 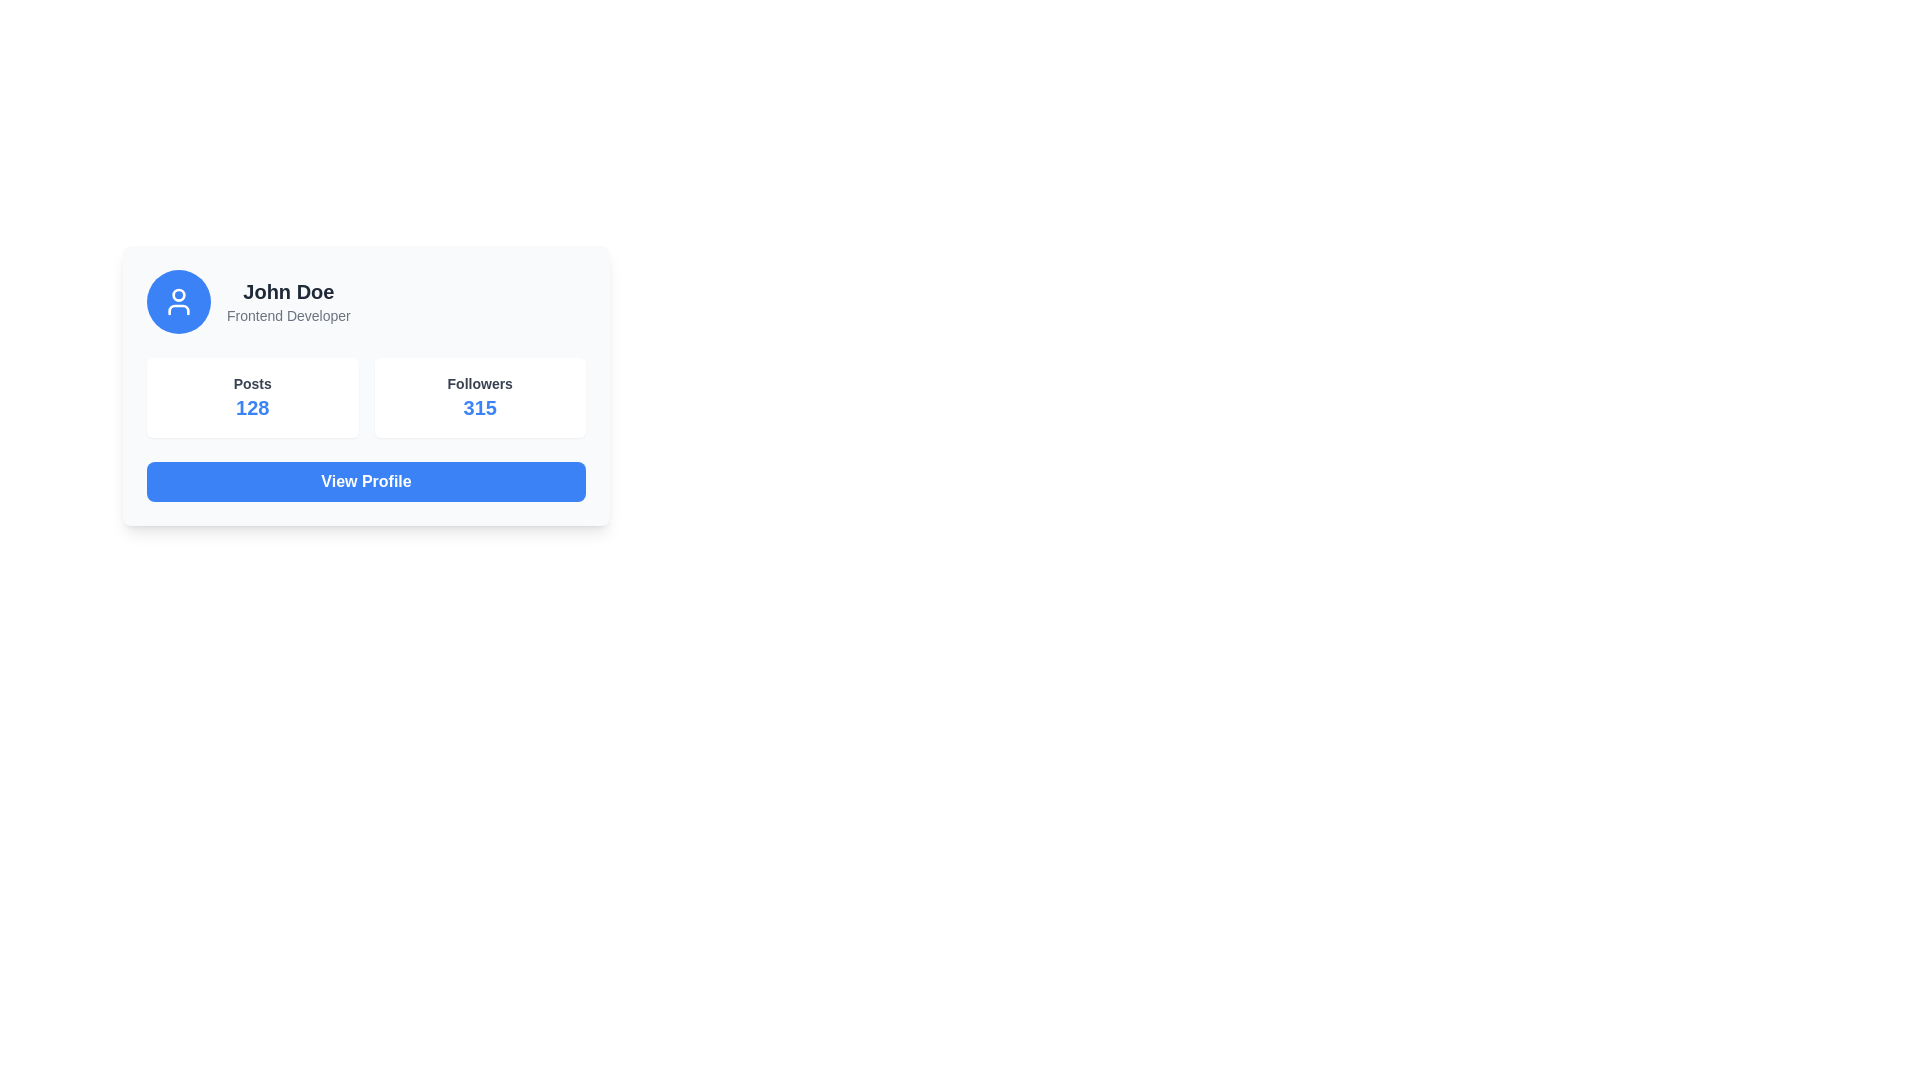 I want to click on the small circular icon located at the center of the user profile avatar, which is positioned to the left of the text 'John Doe' within the profile card, so click(x=178, y=294).